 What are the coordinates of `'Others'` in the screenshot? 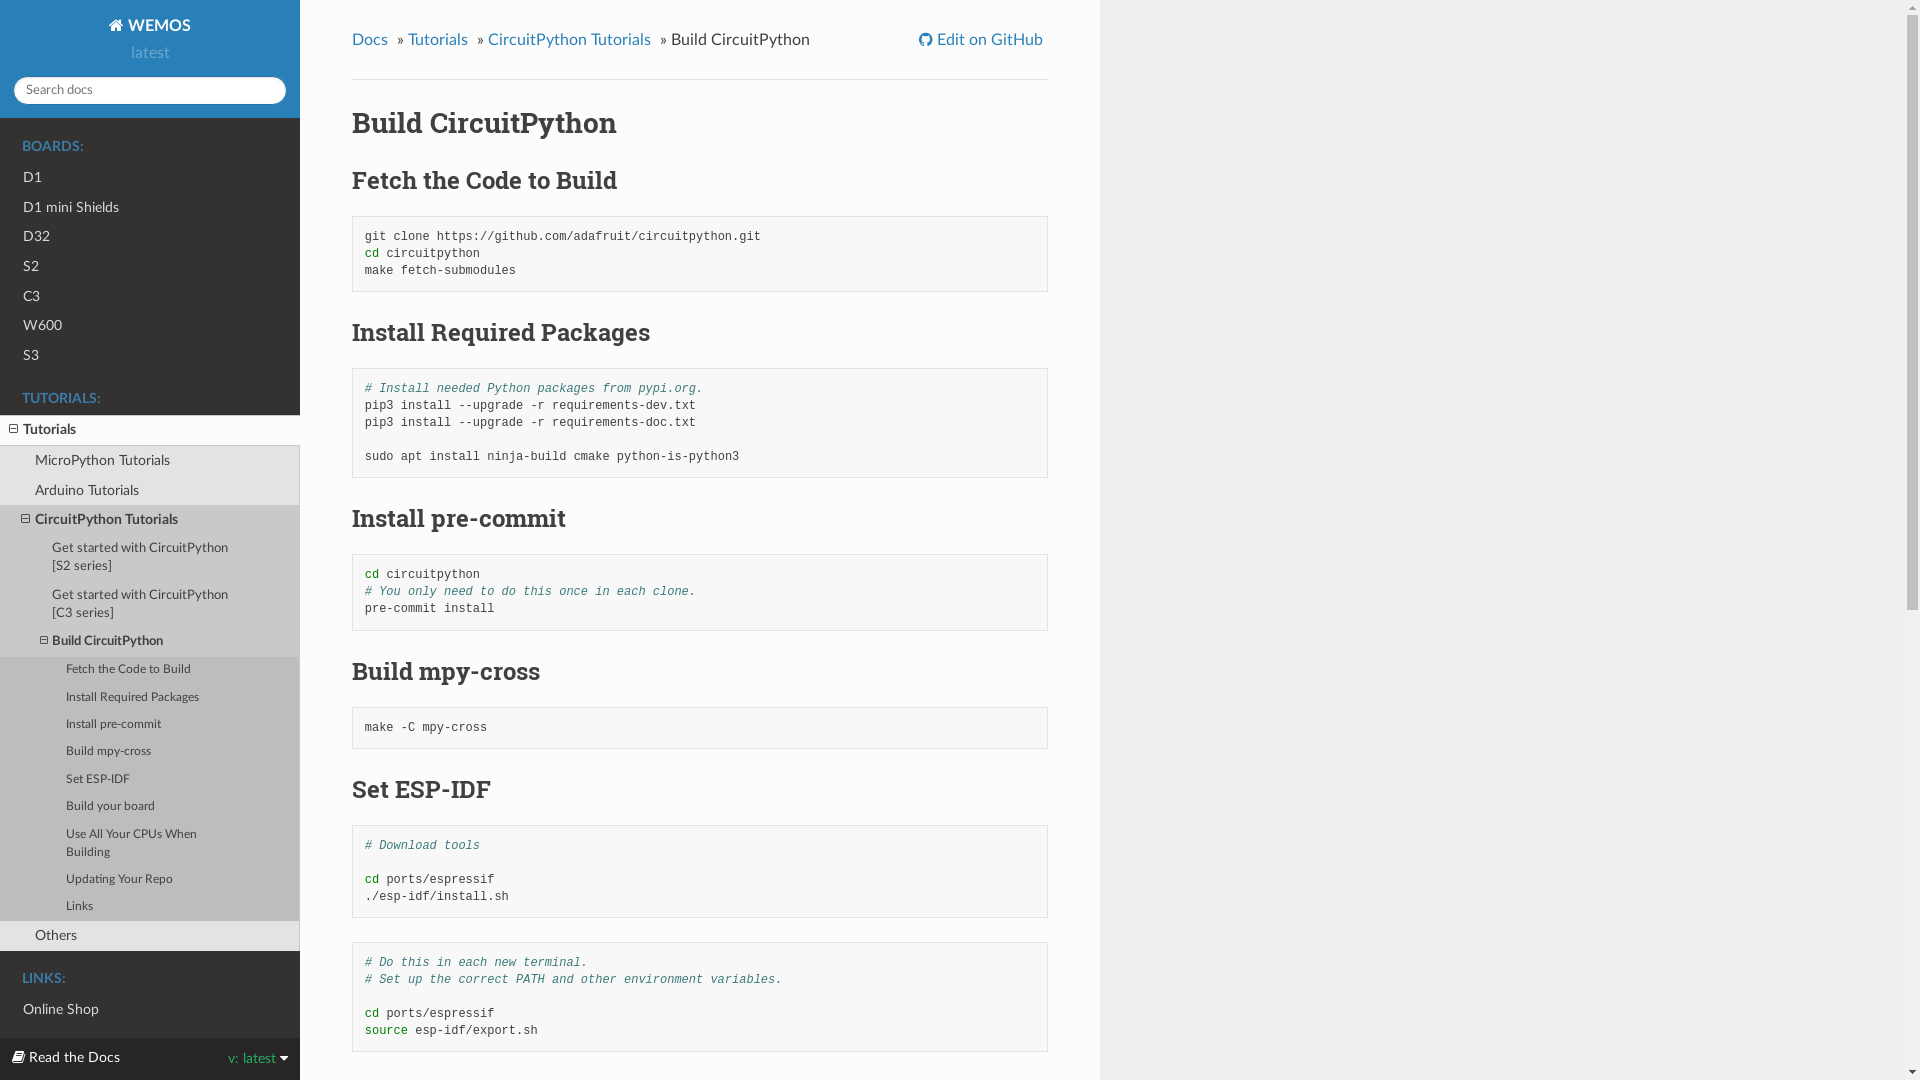 It's located at (148, 936).